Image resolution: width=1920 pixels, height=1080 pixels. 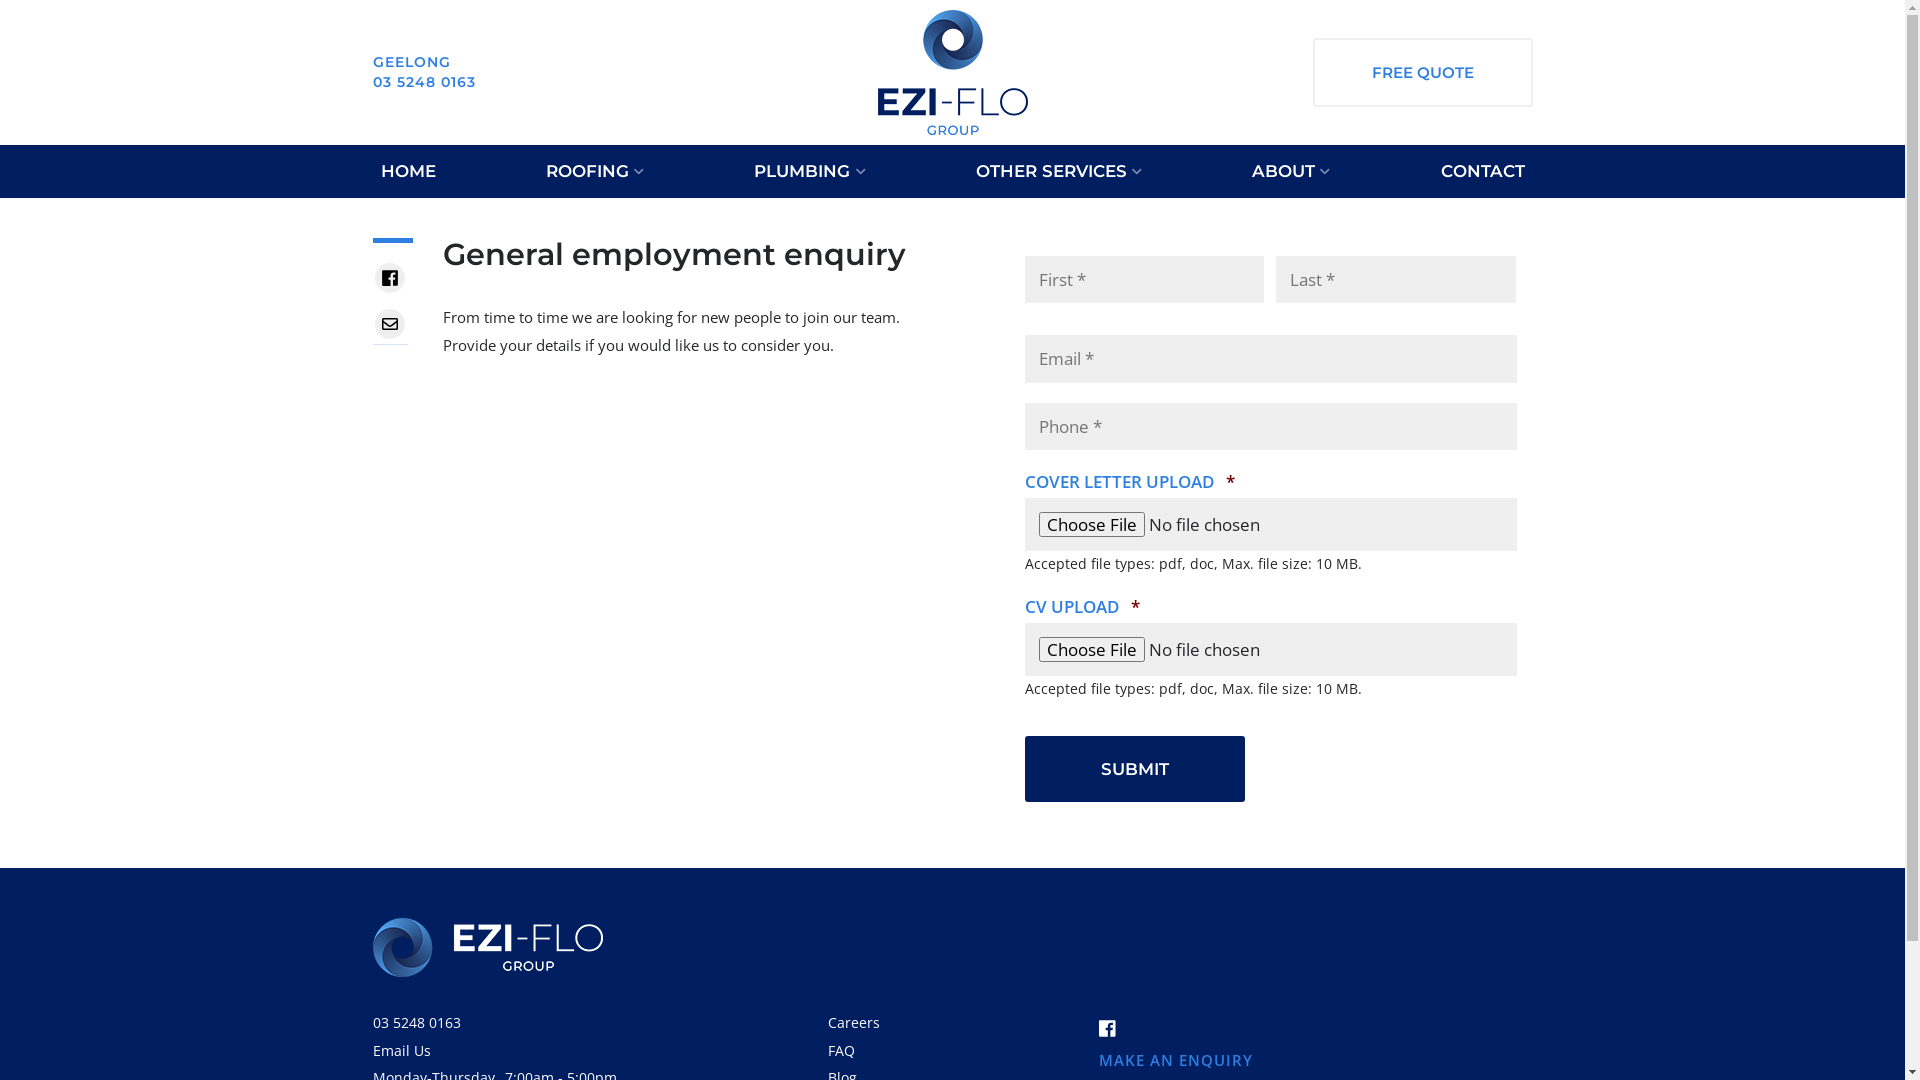 I want to click on 'CONTACT', so click(x=1482, y=170).